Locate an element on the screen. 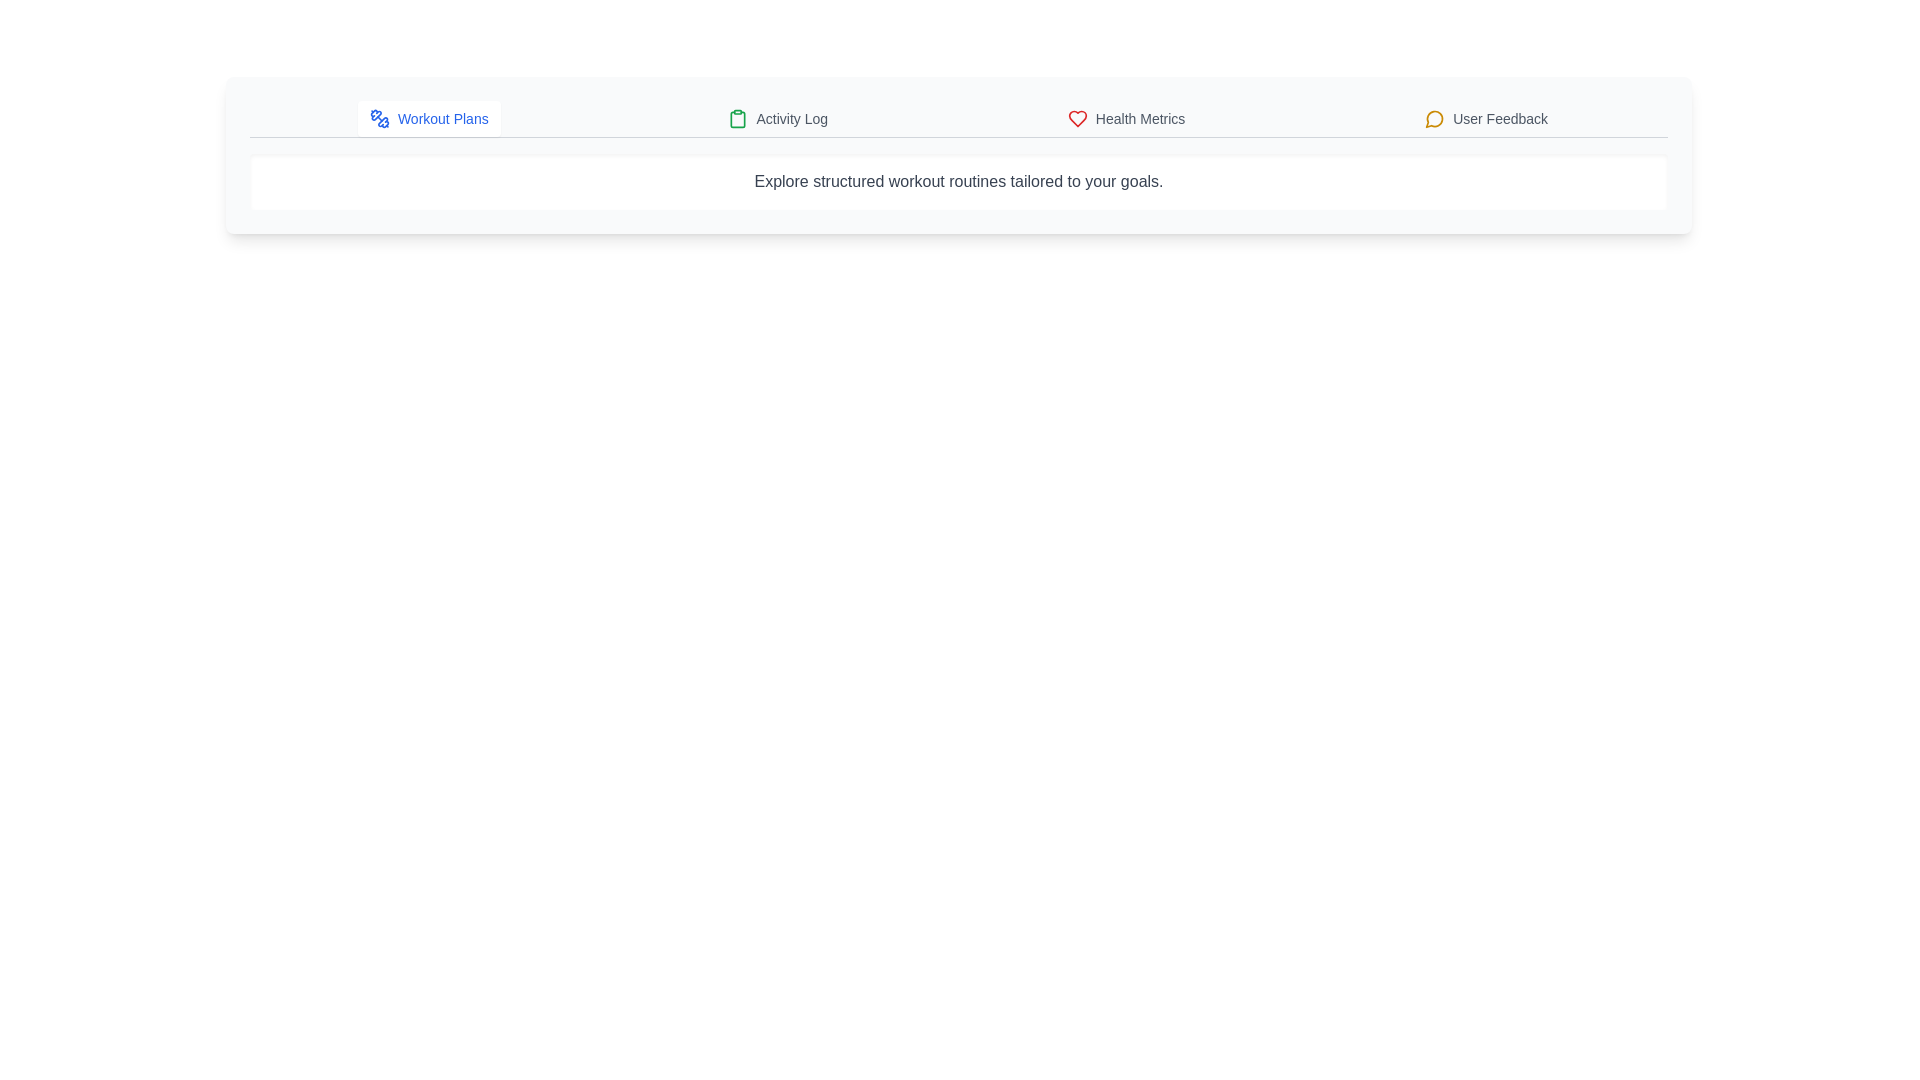  the 'Workout Plans' button, which features a dumbbell icon and blue text, to trigger visual feedback is located at coordinates (428, 119).